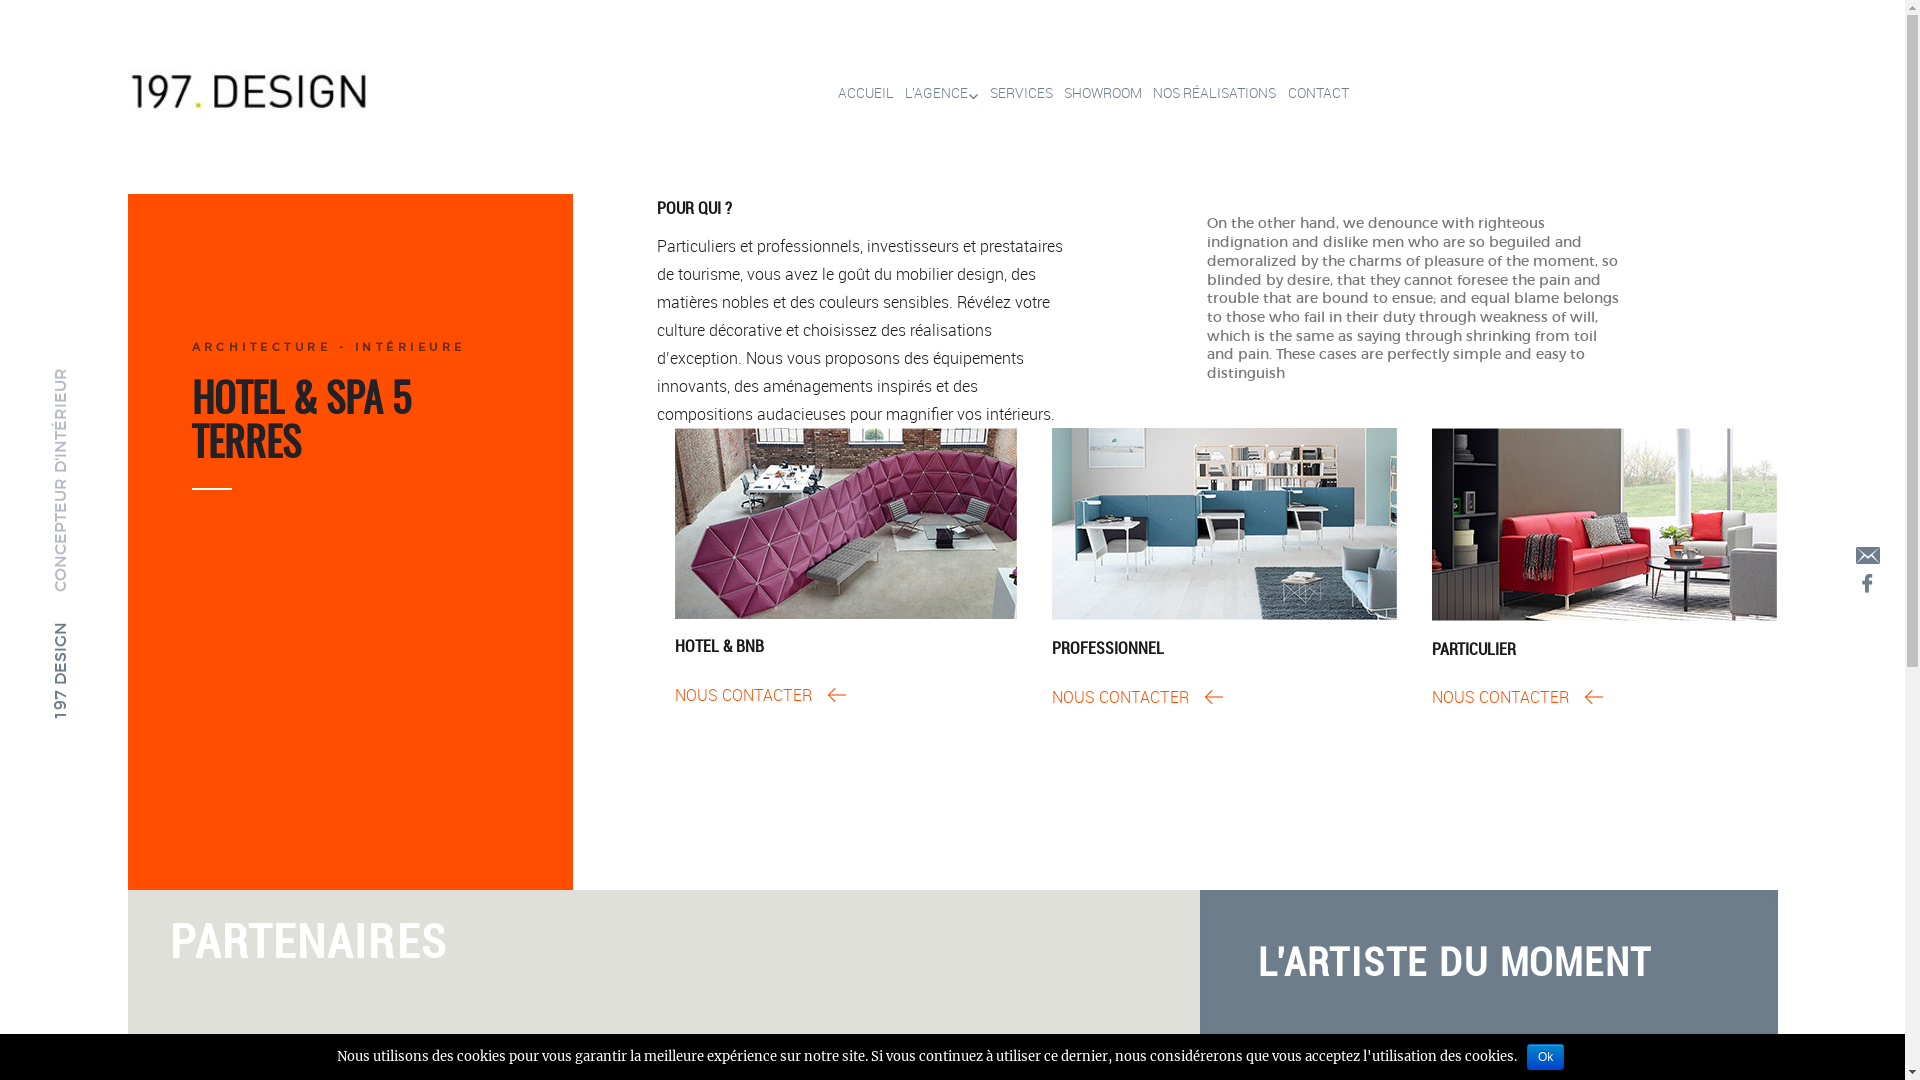 This screenshot has width=1920, height=1080. Describe the element at coordinates (1051, 93) in the screenshot. I see `'SHOWROOM'` at that location.